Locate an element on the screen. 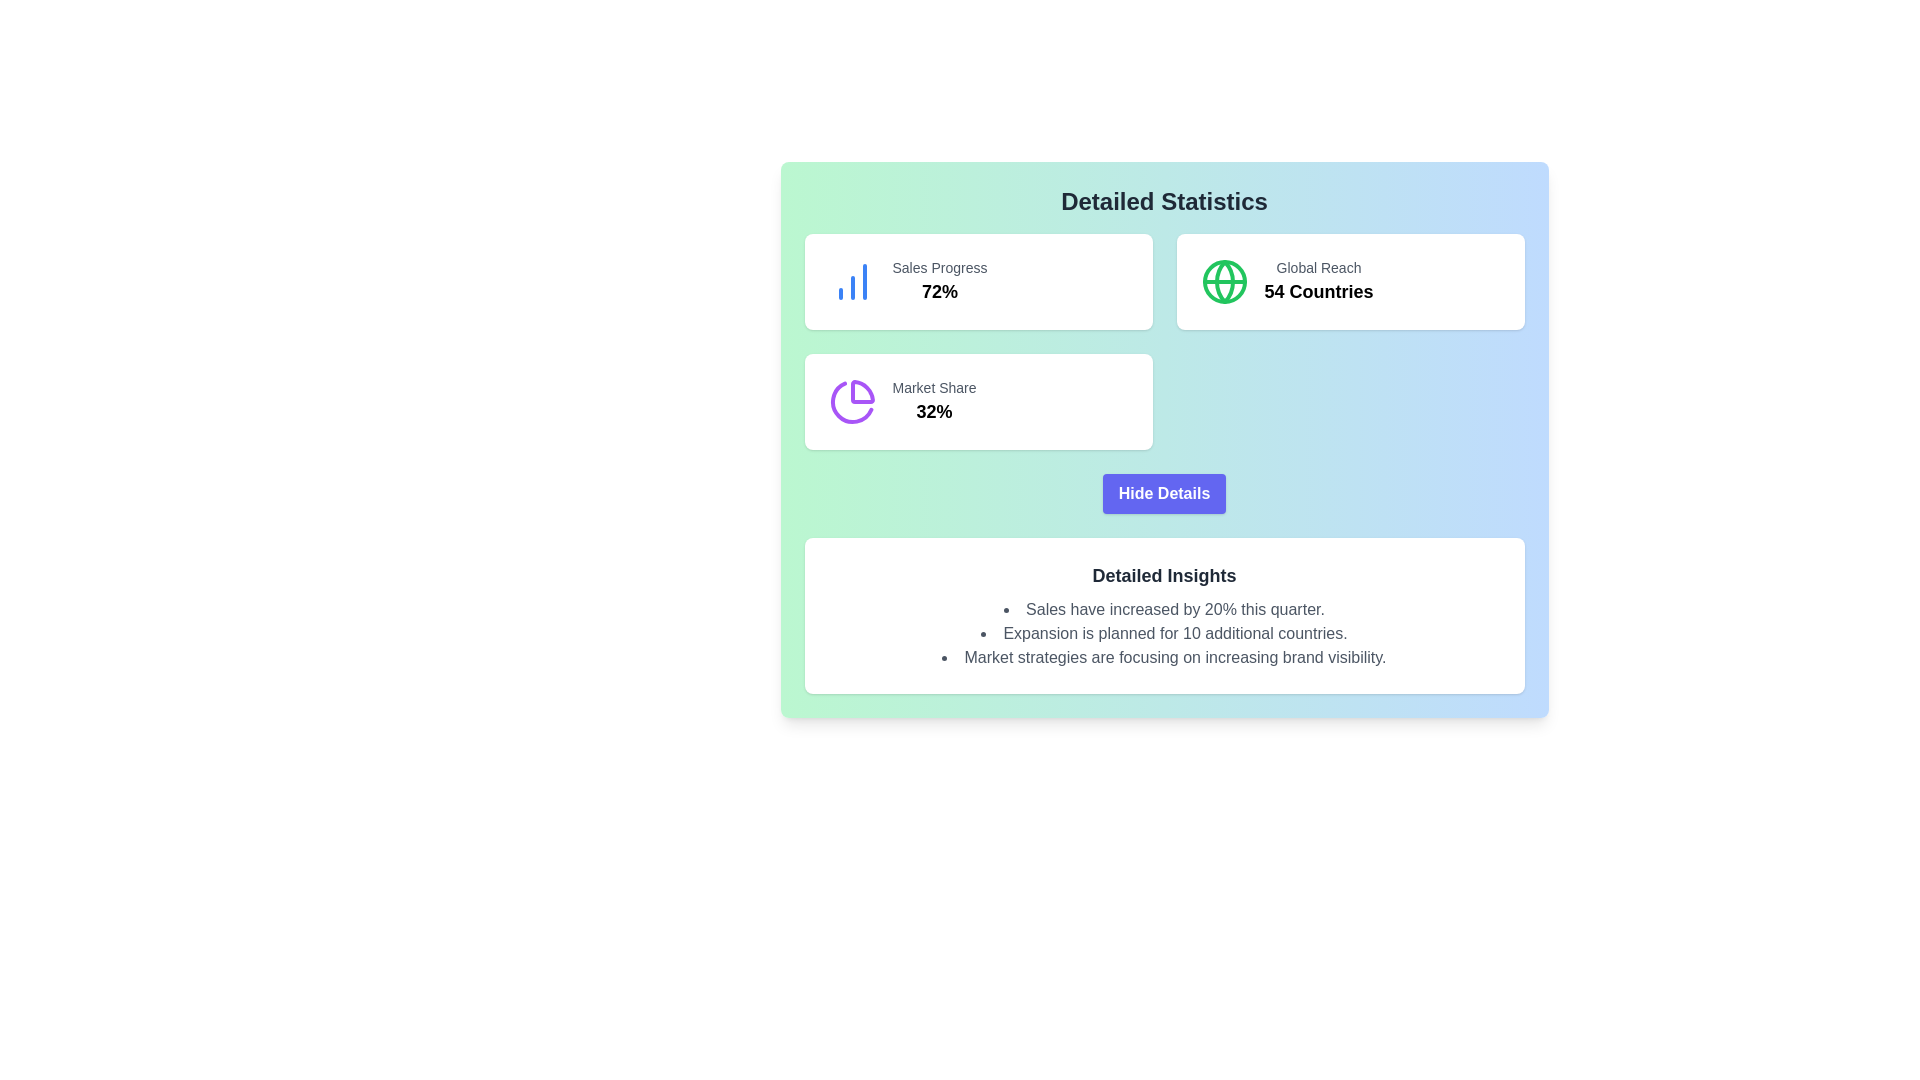  the 'Sales Progress' label element which displays the text in a small grey font, located in the 'Detailed Statistics' section above '72%' is located at coordinates (939, 266).